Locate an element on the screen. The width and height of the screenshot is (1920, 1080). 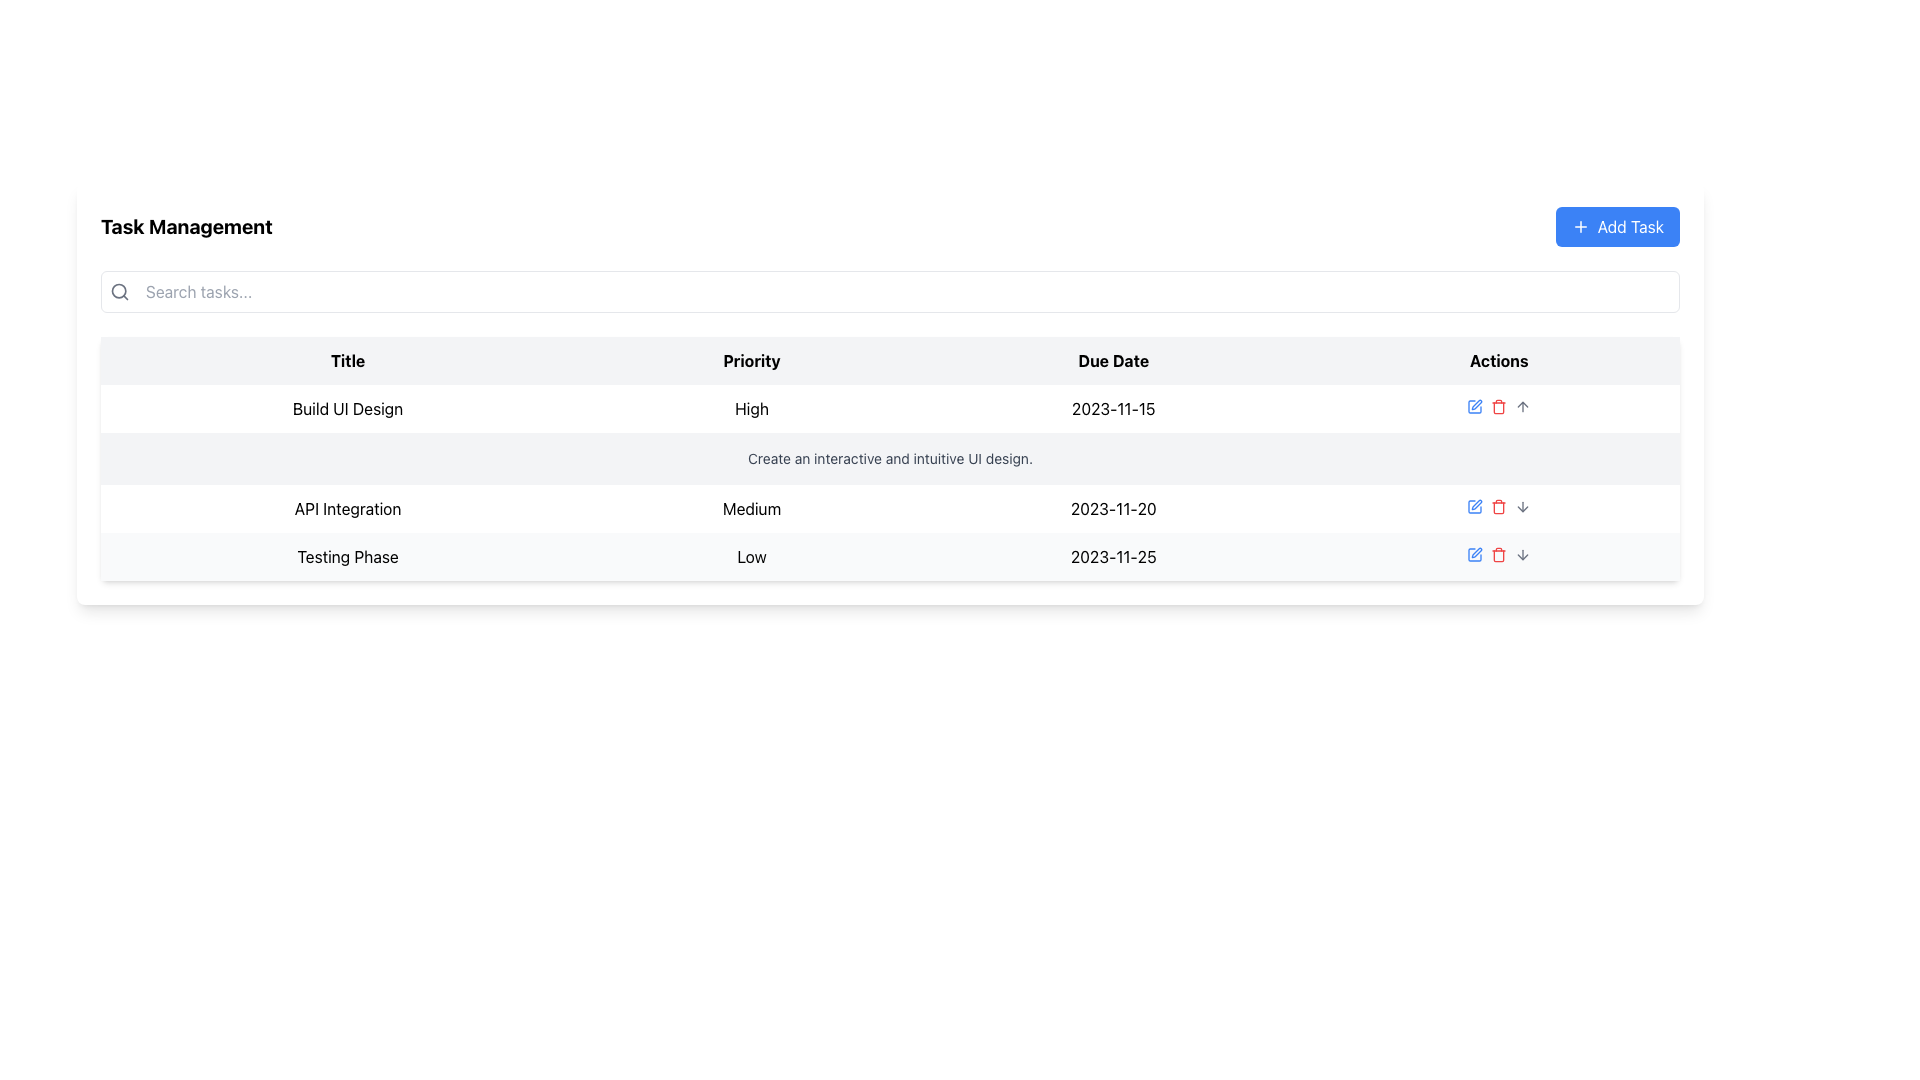
the action button located in the 'Actions' column of the first row in the task table, which represents editing or viewing task details is located at coordinates (1475, 505).